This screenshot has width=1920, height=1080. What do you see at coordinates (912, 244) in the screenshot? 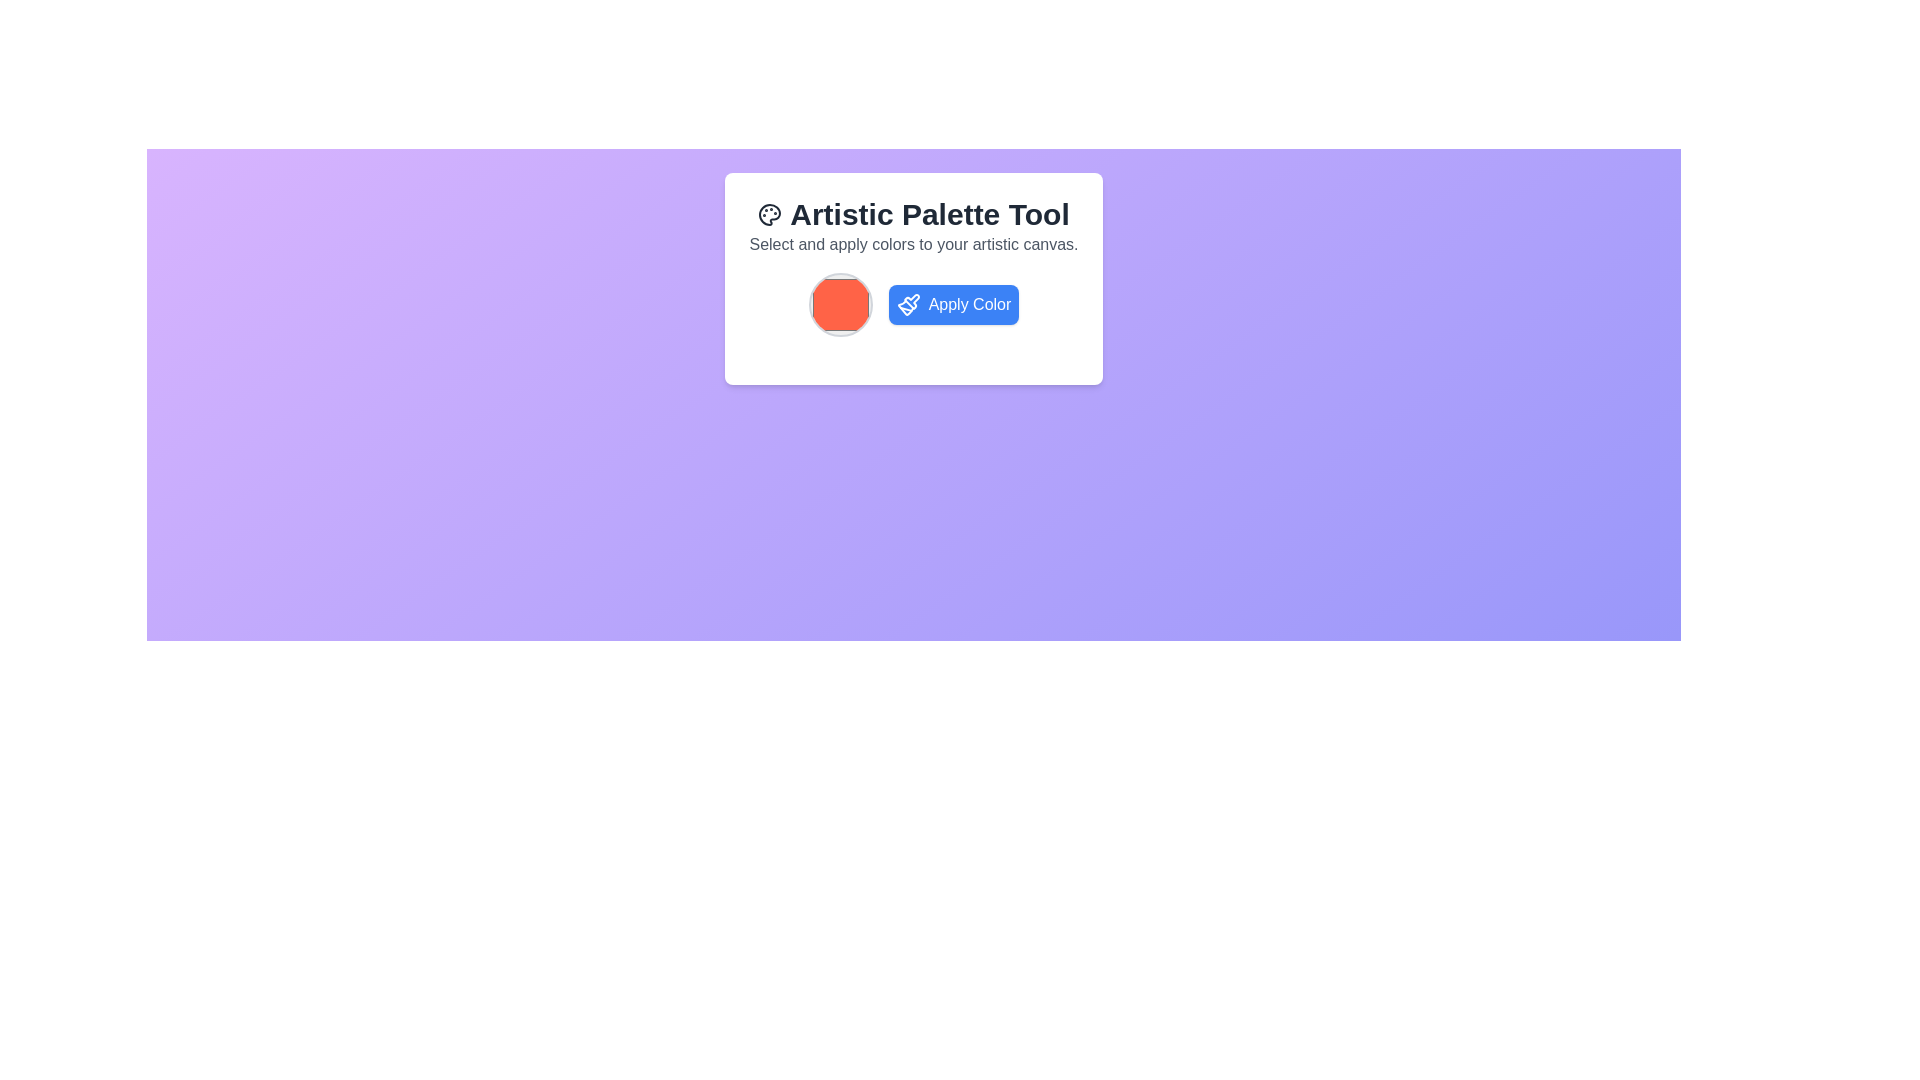
I see `the static text block that provides instructional guidance regarding selecting and applying colors, located directly below the 'Artistic Palette Tool' header and above the 'Apply Color' button` at bounding box center [912, 244].